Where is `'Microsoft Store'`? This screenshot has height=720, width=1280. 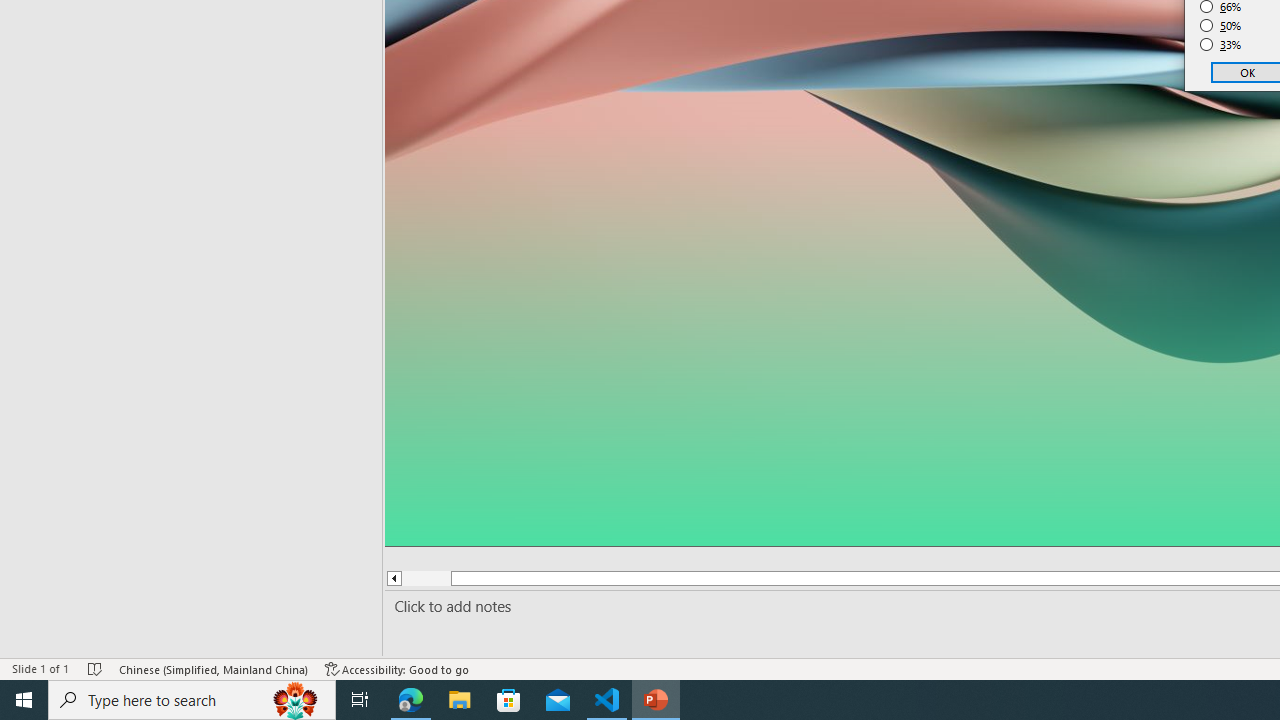
'Microsoft Store' is located at coordinates (509, 698).